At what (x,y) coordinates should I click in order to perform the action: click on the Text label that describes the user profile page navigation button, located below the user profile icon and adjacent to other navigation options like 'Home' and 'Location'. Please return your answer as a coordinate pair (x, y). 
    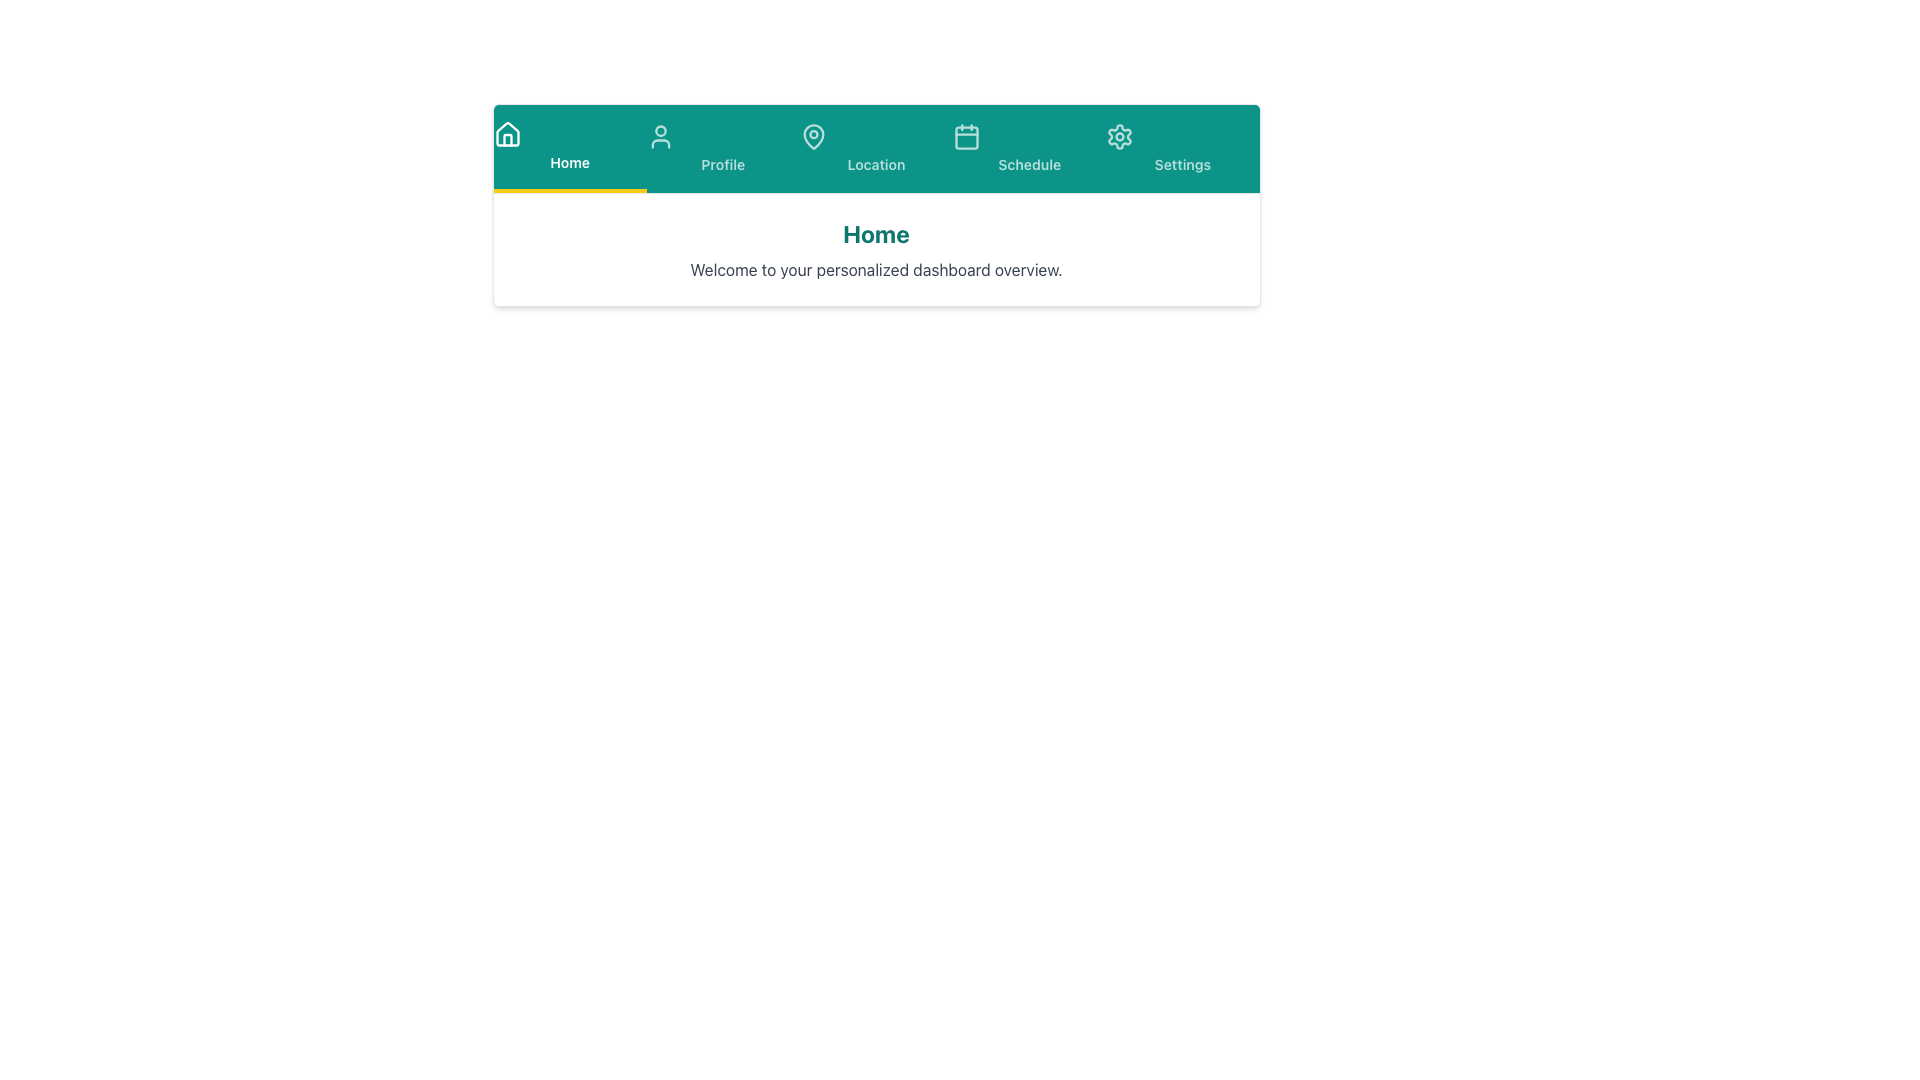
    Looking at the image, I should click on (722, 164).